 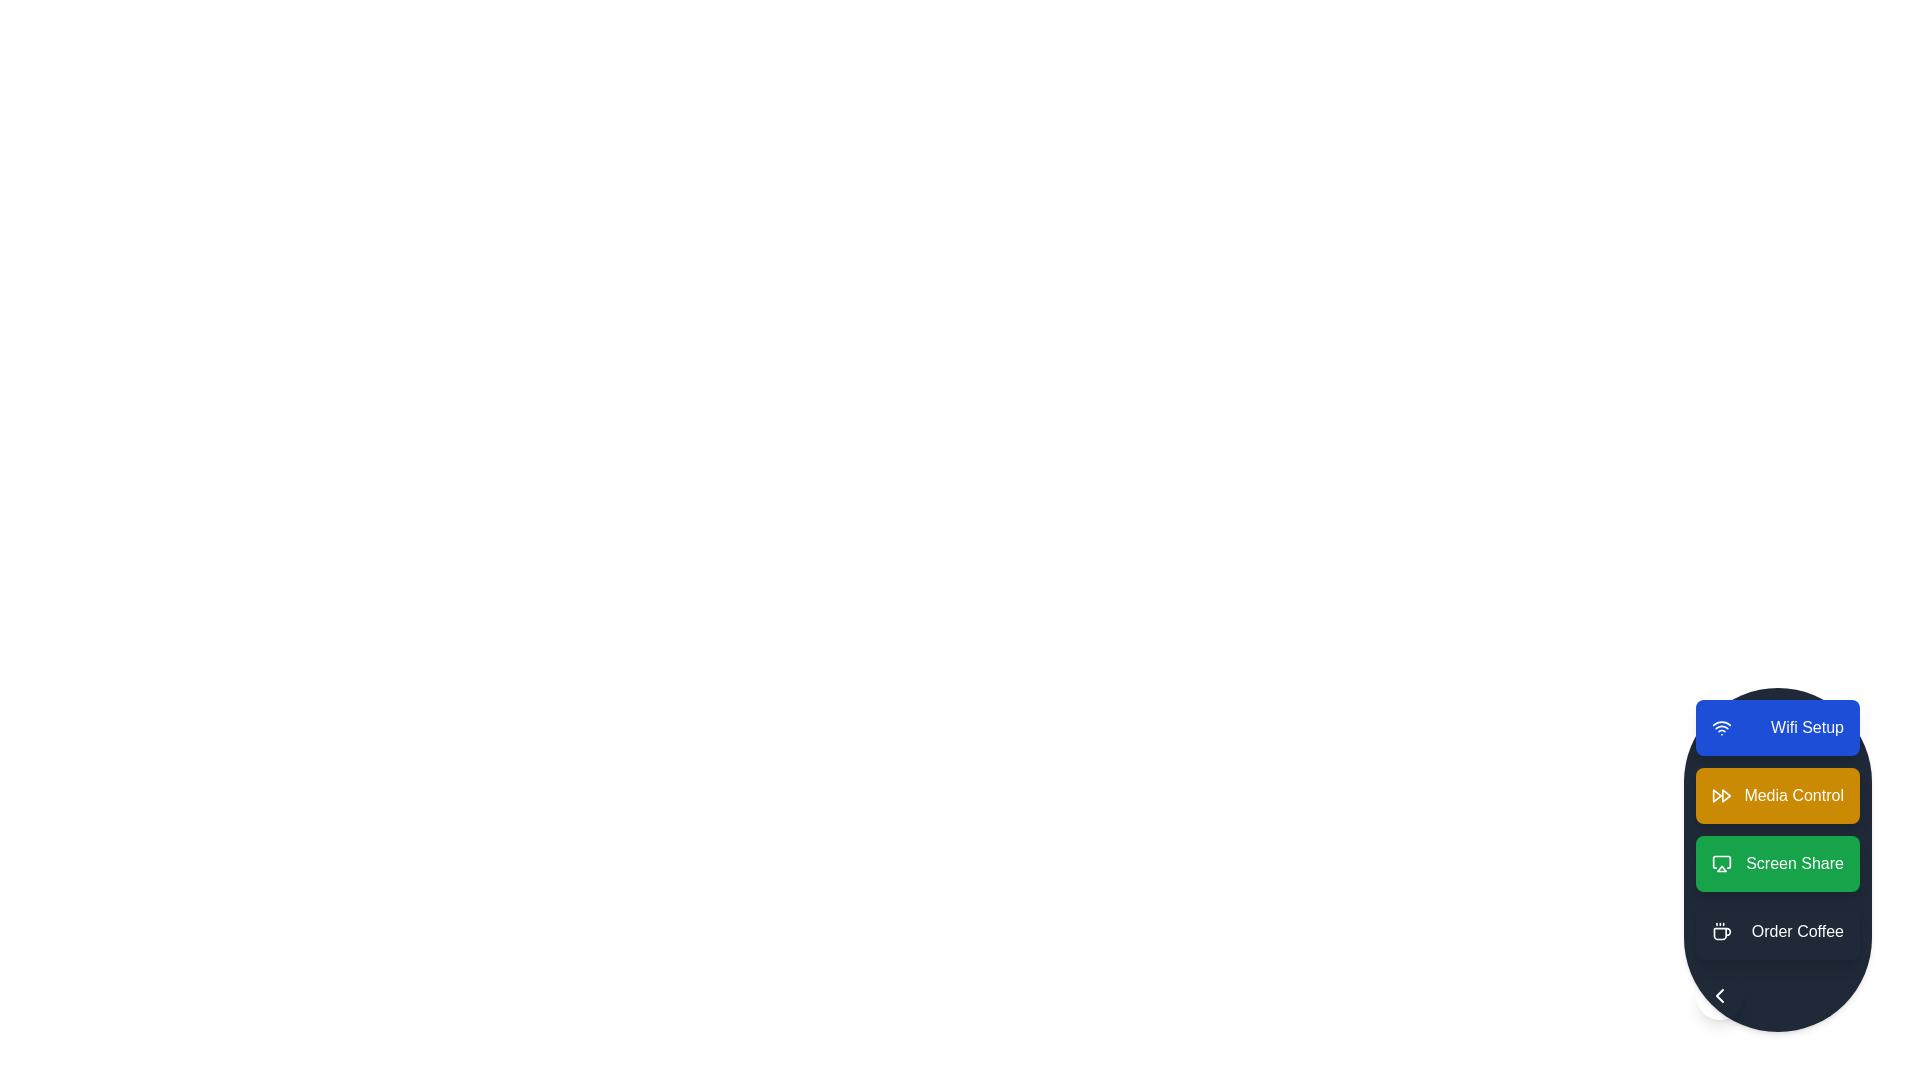 I want to click on the action item labeled Media Control to observe visual feedback, so click(x=1777, y=794).